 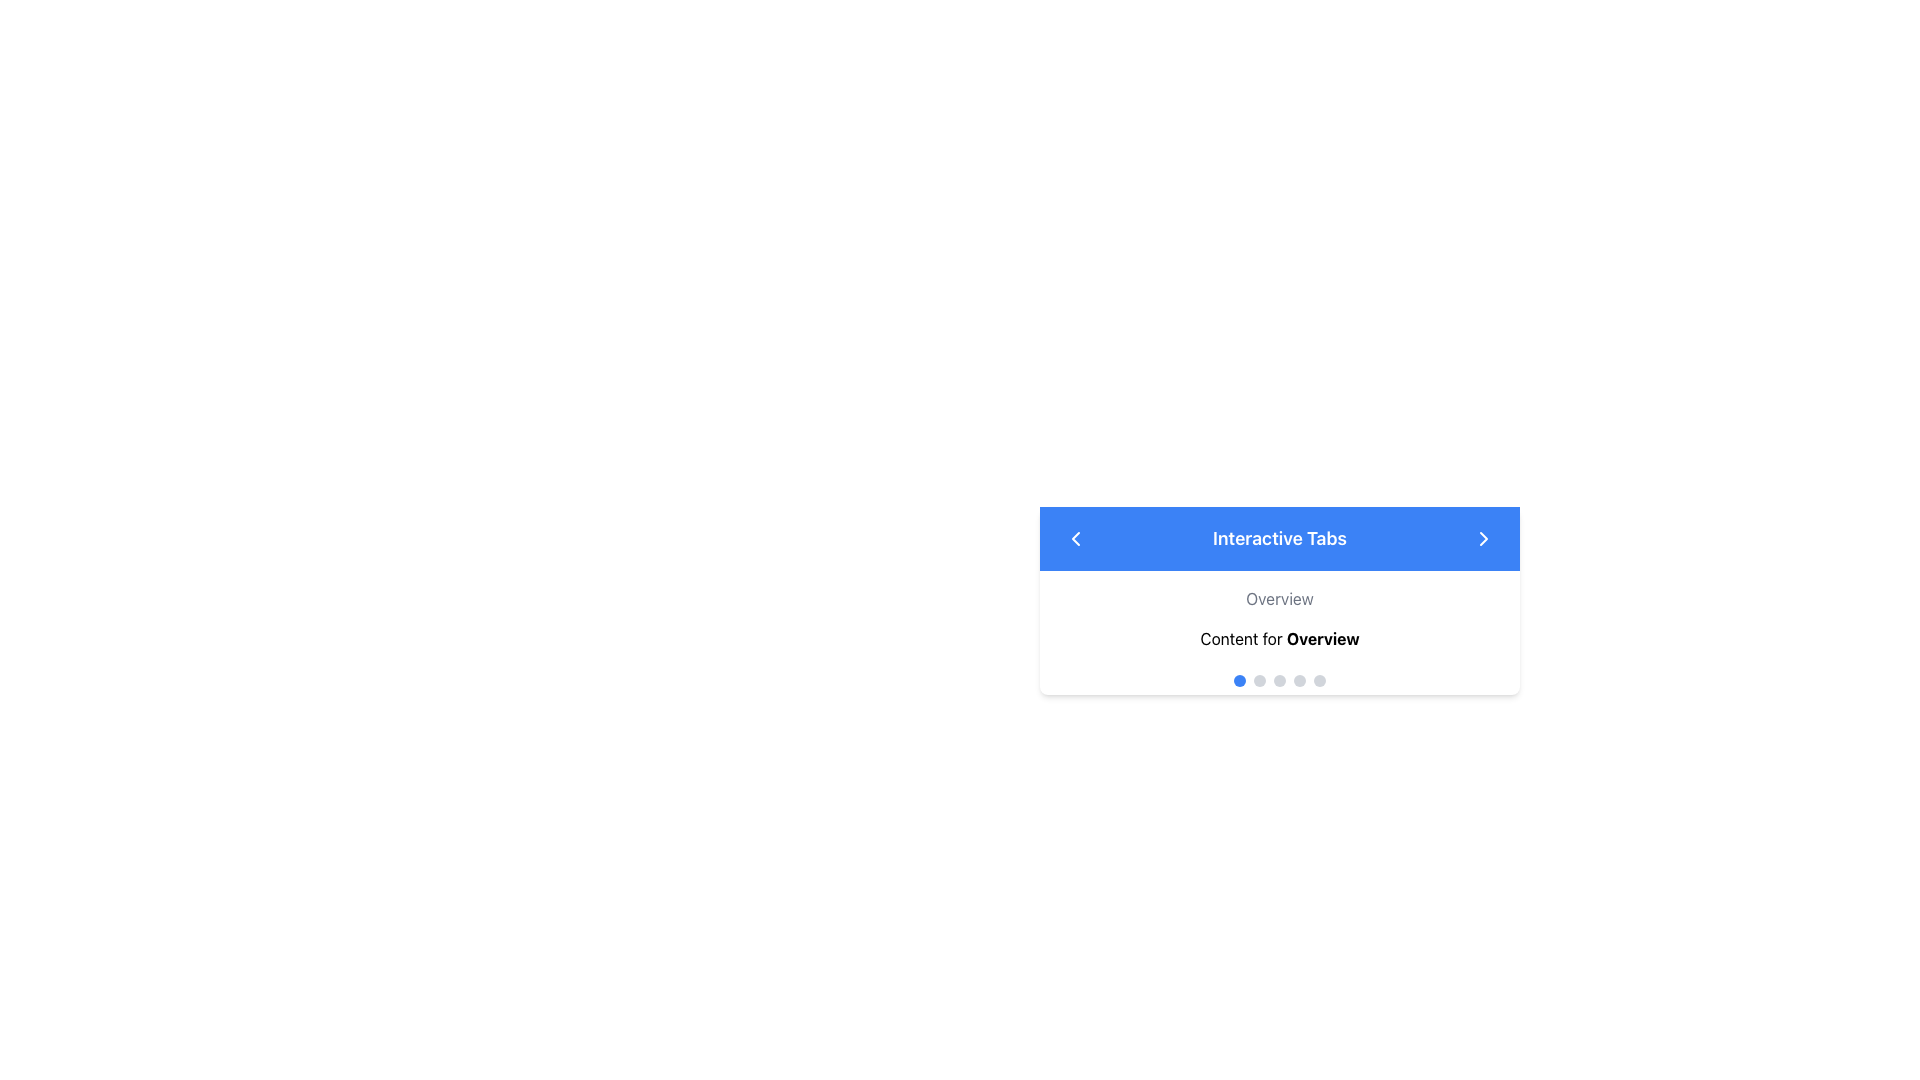 I want to click on the bold, large-sized text label reading 'Interactive Tabs' that is displayed in white color against a blue background, located centrally within a blue horizontal bar, so click(x=1280, y=538).